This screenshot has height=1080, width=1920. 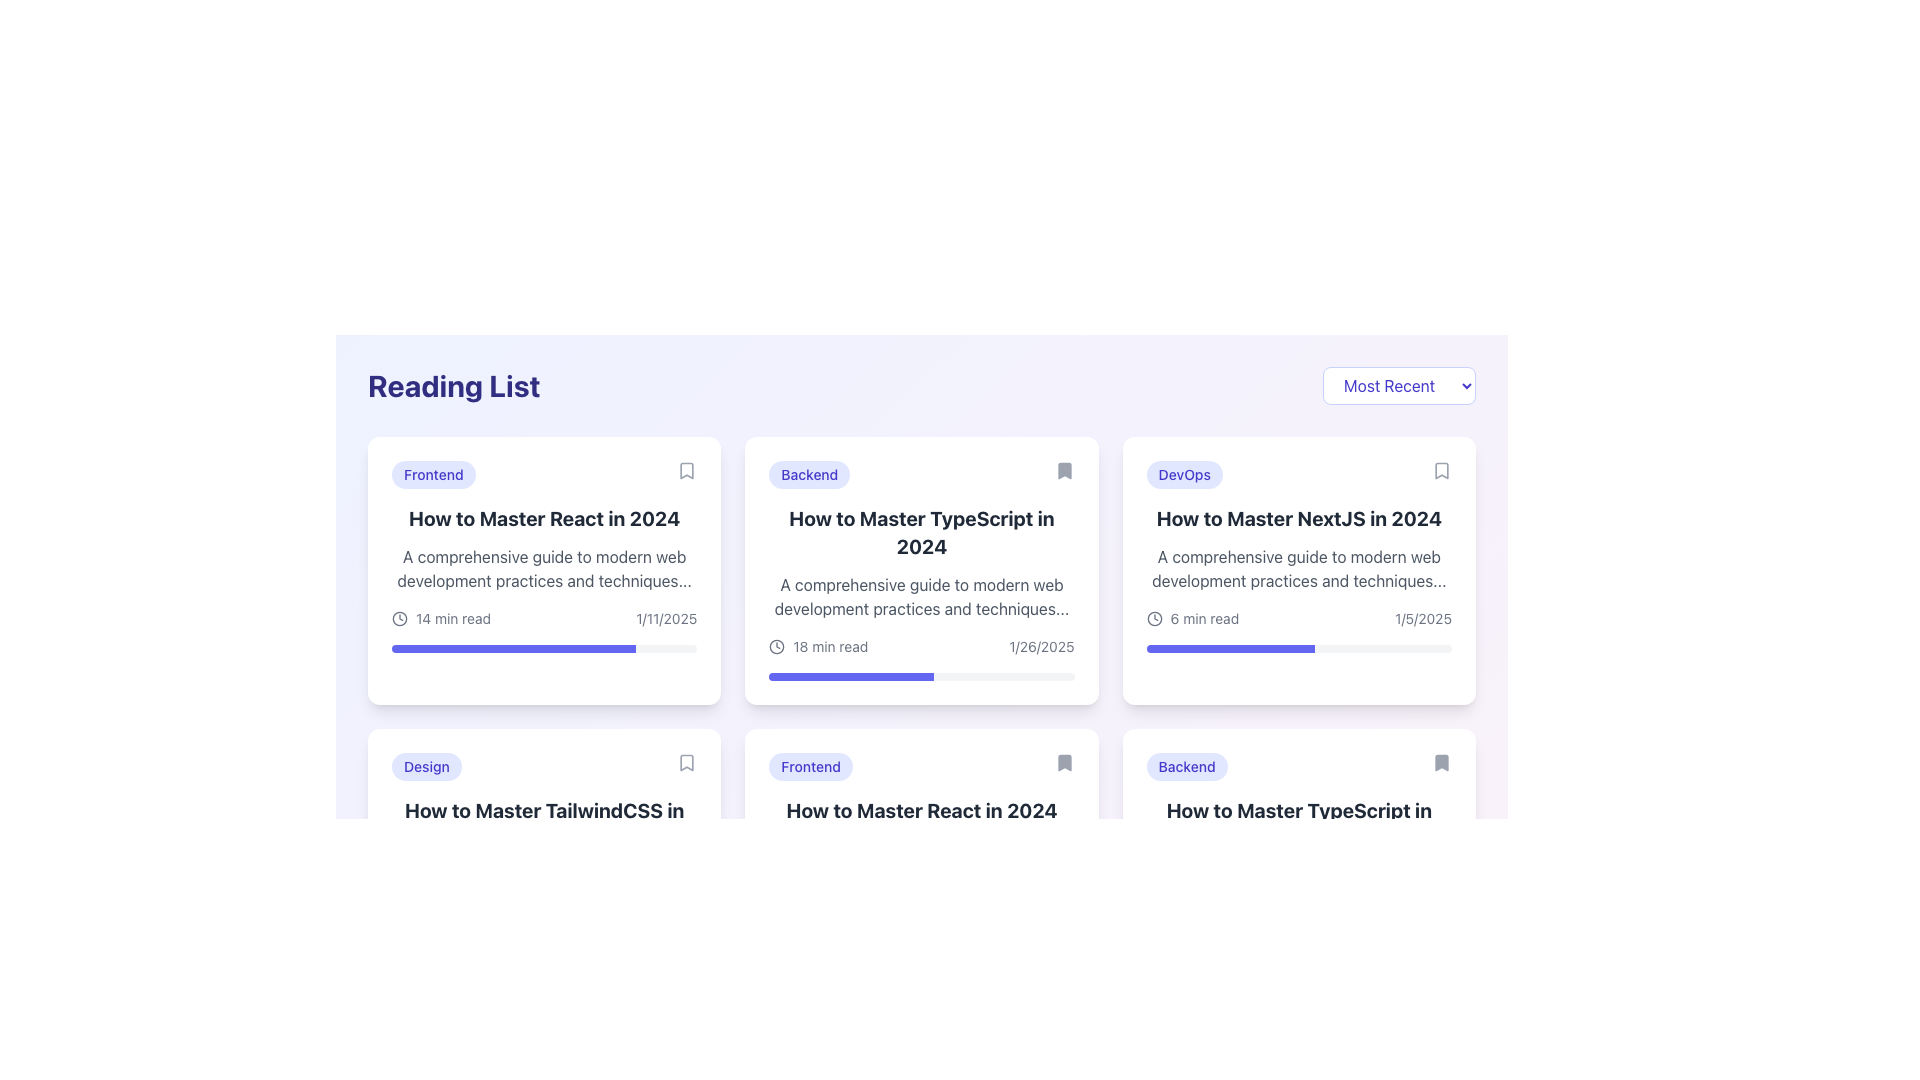 What do you see at coordinates (920, 596) in the screenshot?
I see `text element styled in gray font that is located below the title 'How to Master TypeScript in 2024' within a card structure` at bounding box center [920, 596].